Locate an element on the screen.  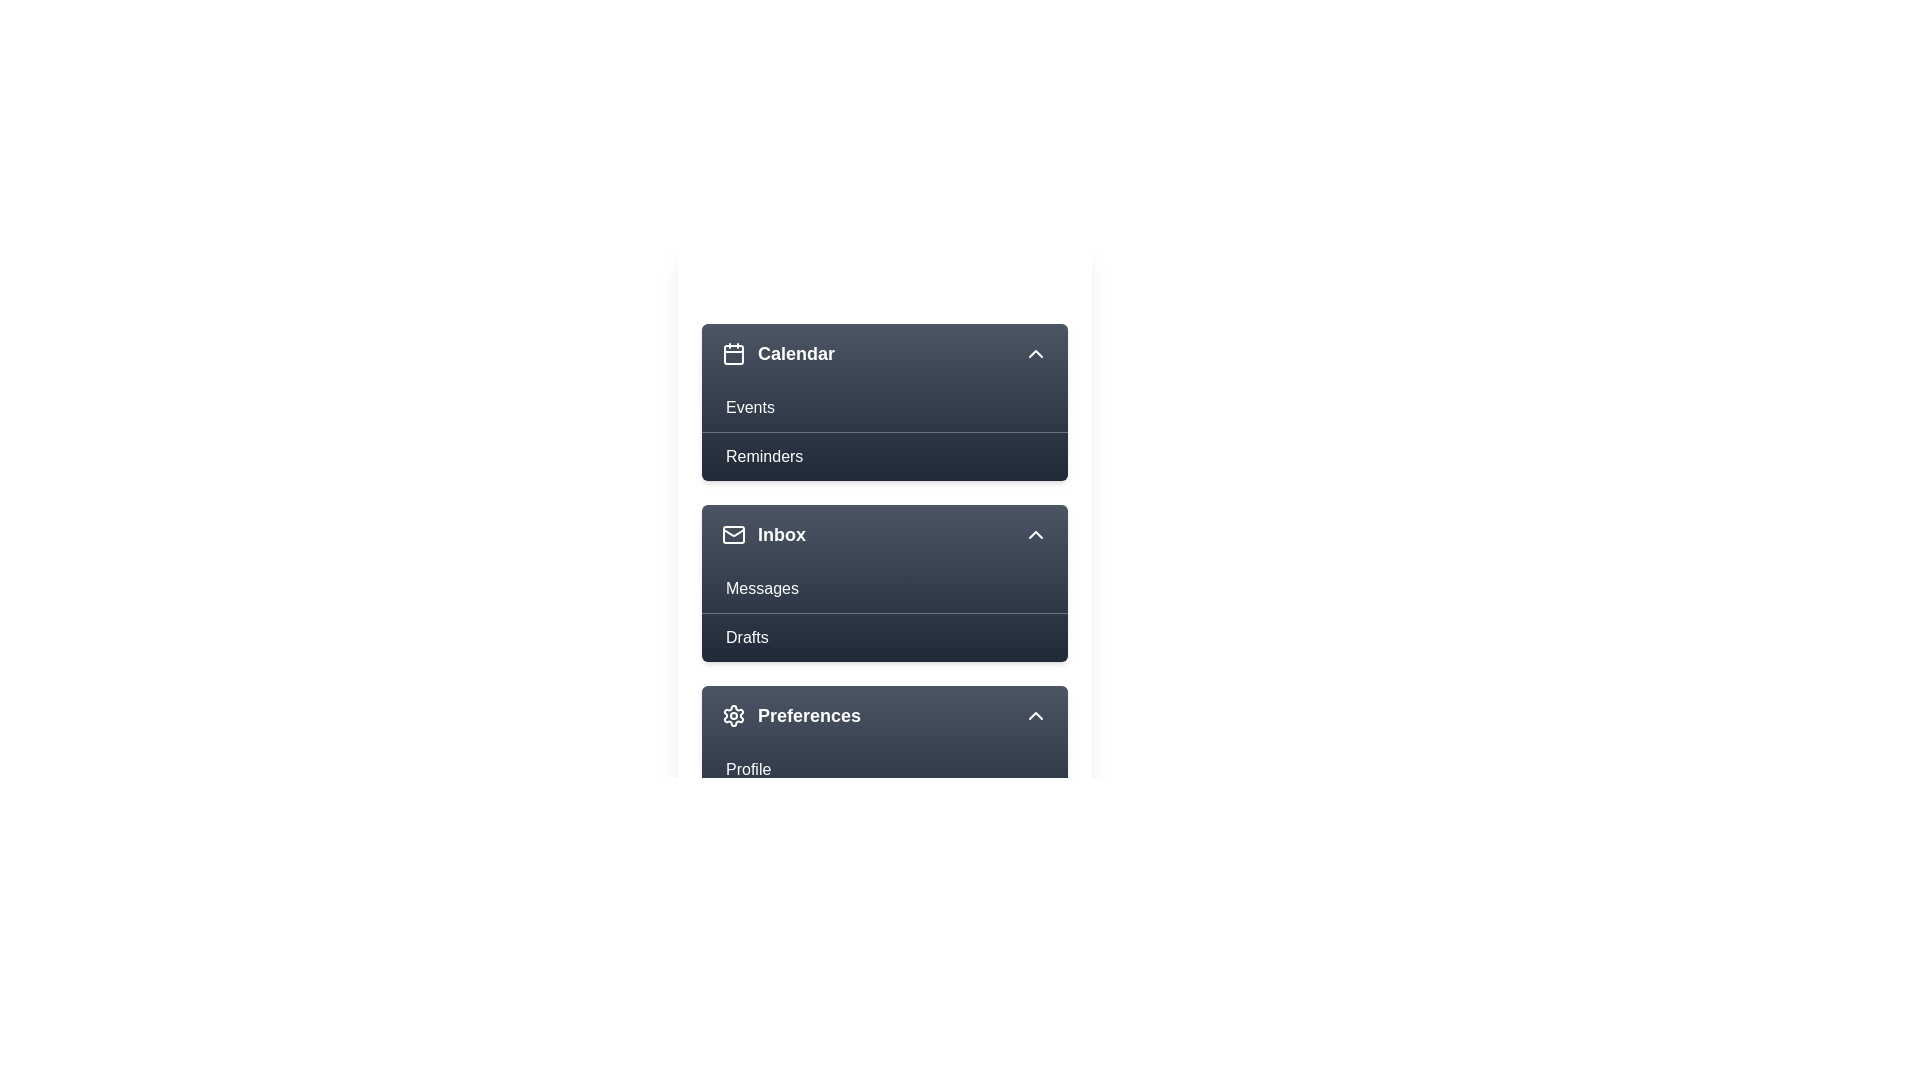
the menu item Calendar to view its hover effect is located at coordinates (883, 353).